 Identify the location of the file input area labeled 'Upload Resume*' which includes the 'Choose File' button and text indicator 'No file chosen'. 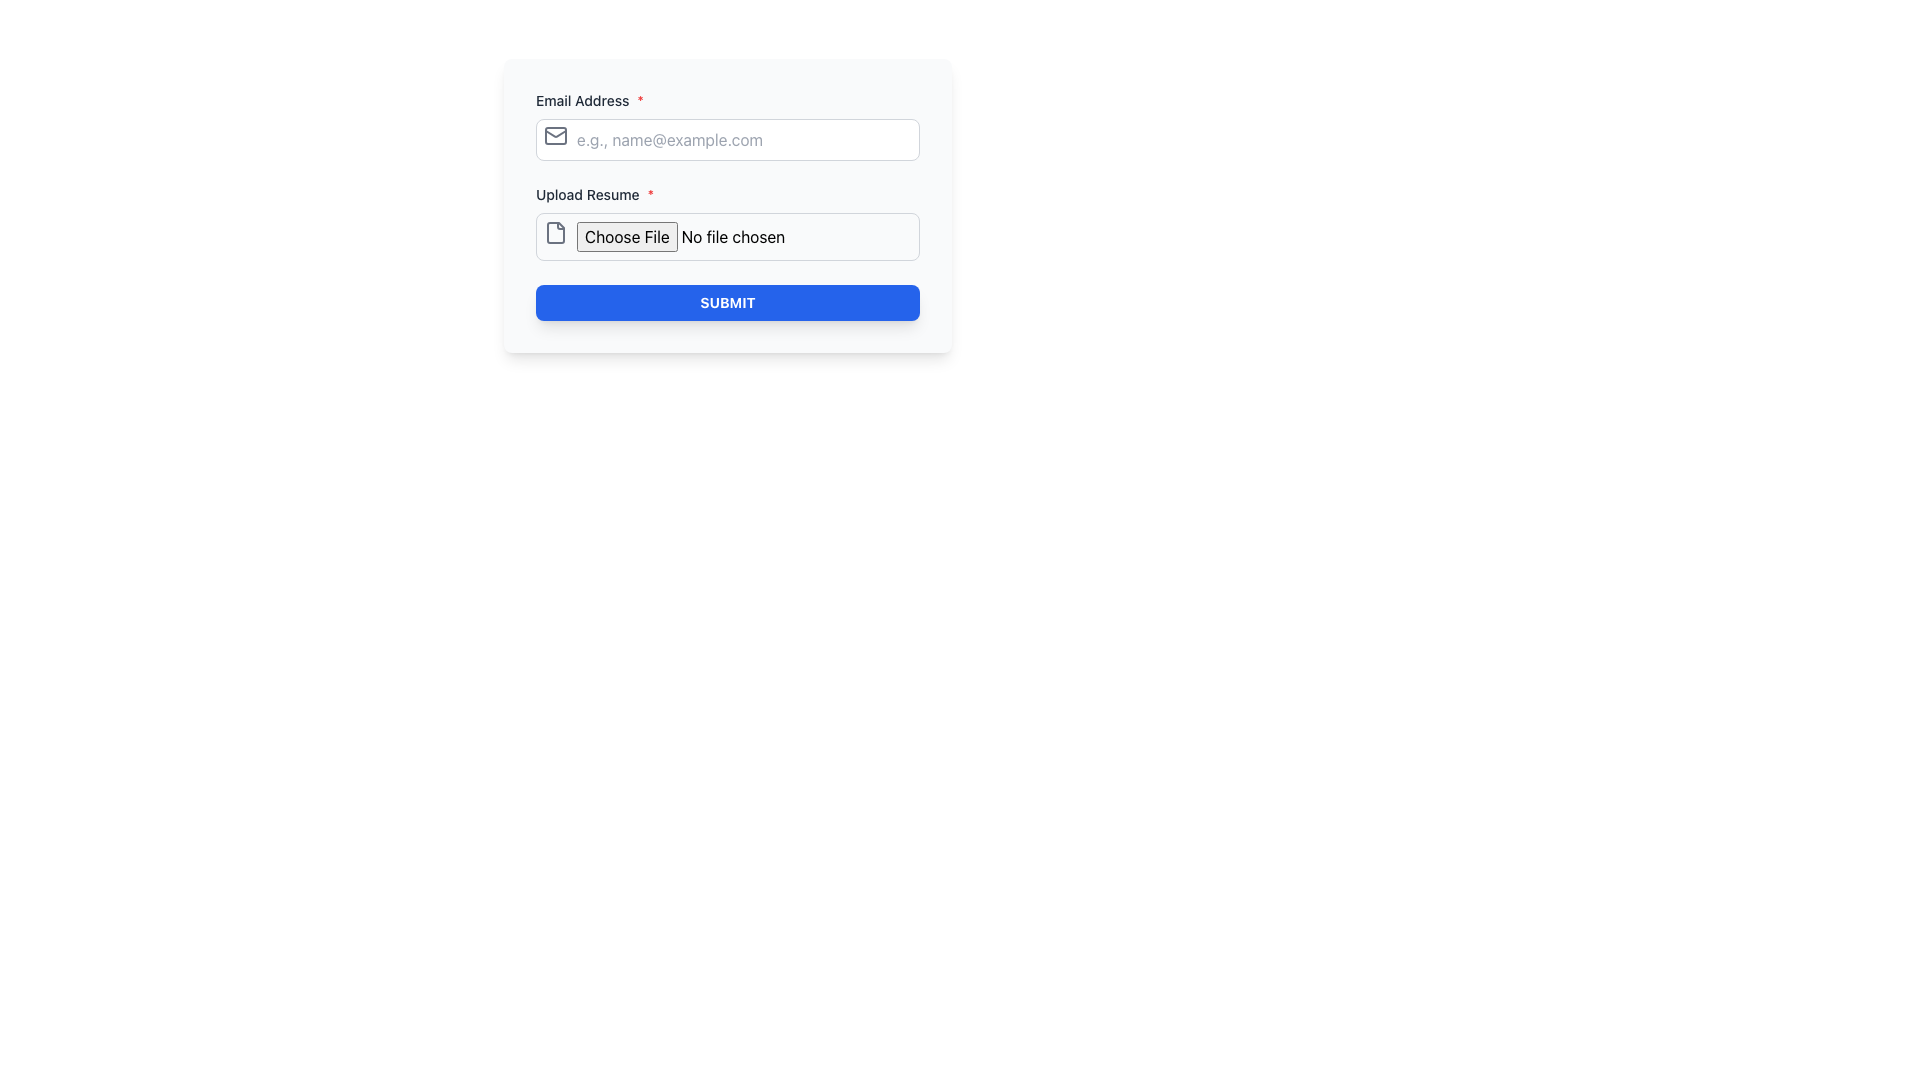
(727, 223).